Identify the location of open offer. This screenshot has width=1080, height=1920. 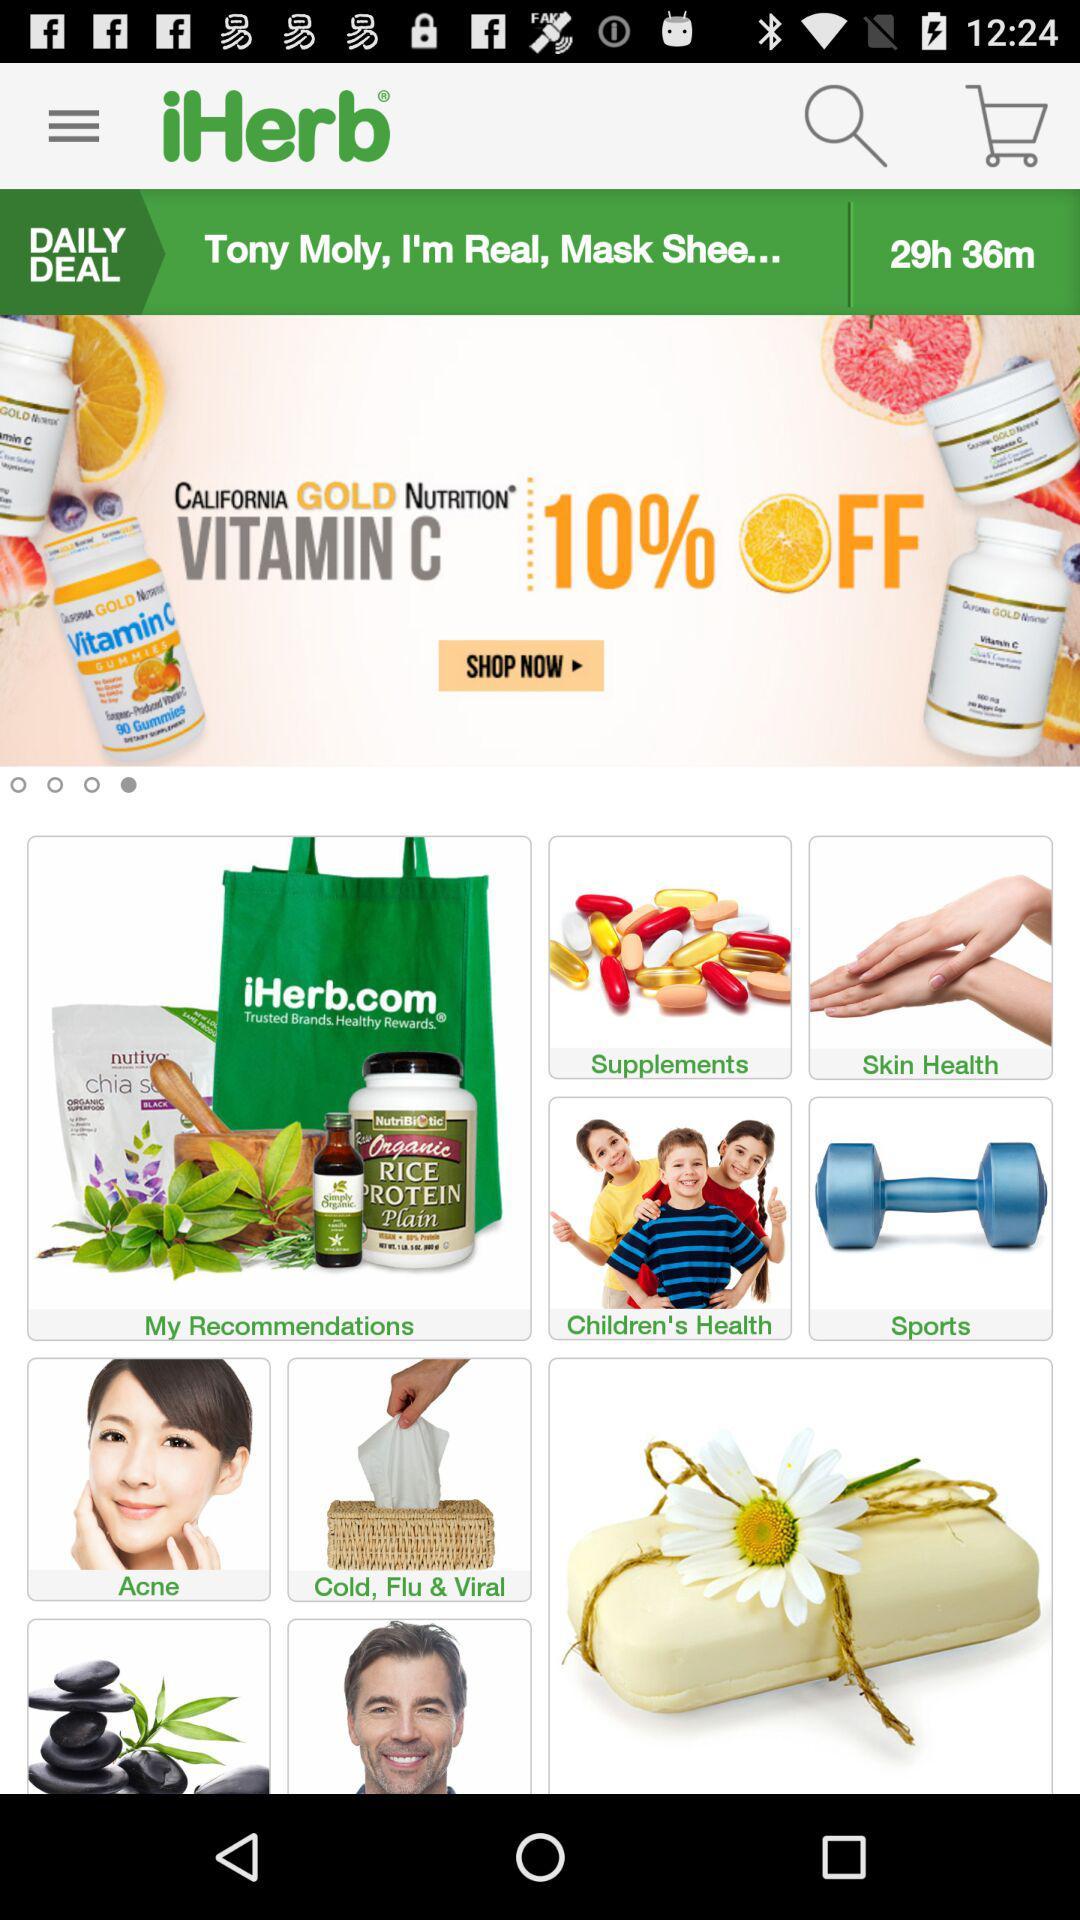
(540, 568).